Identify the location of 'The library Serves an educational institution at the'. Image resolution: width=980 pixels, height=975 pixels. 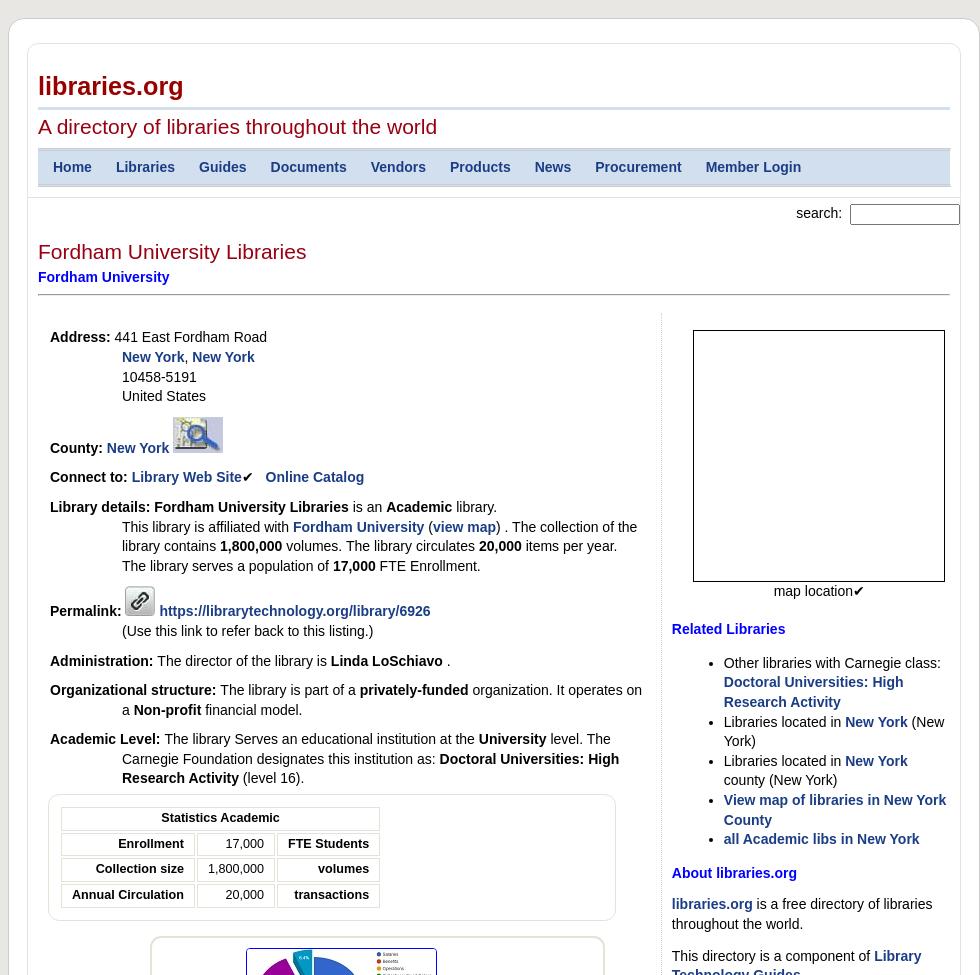
(321, 737).